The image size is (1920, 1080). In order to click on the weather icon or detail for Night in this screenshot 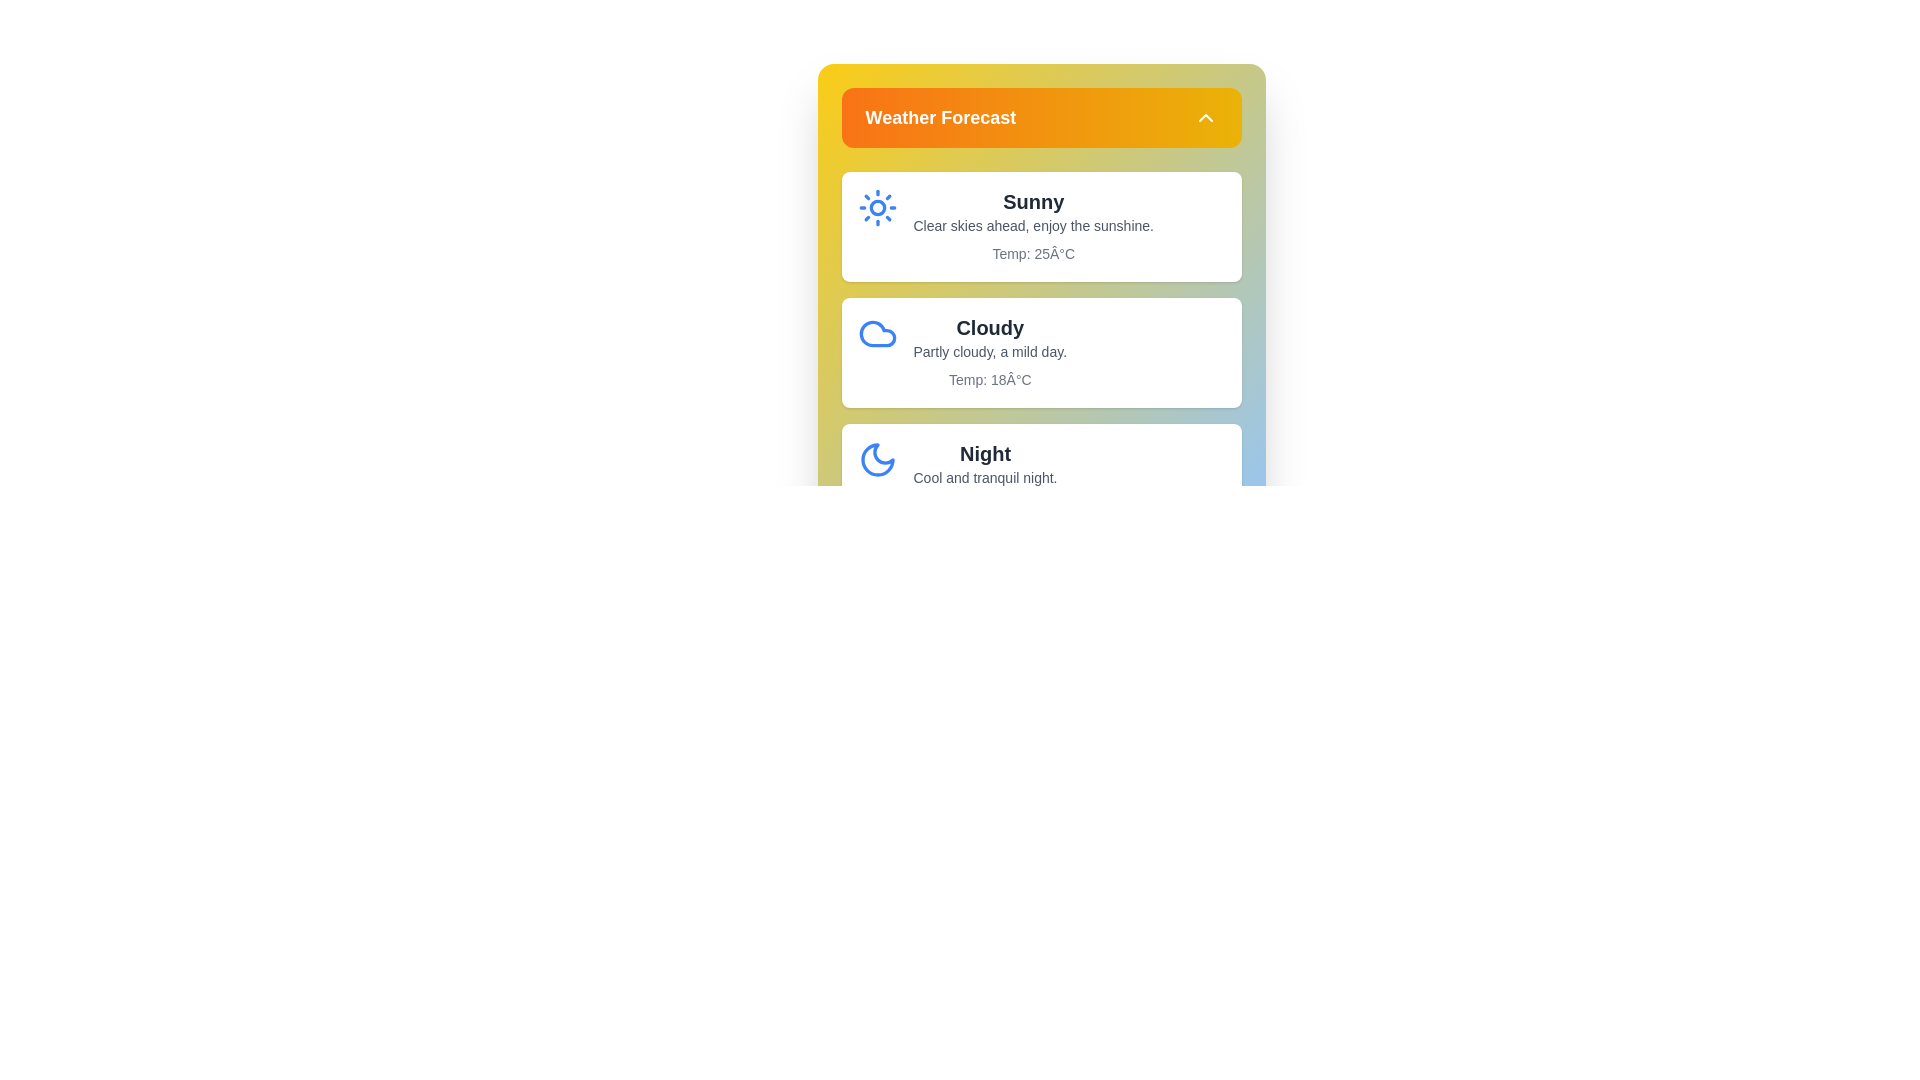, I will do `click(877, 459)`.